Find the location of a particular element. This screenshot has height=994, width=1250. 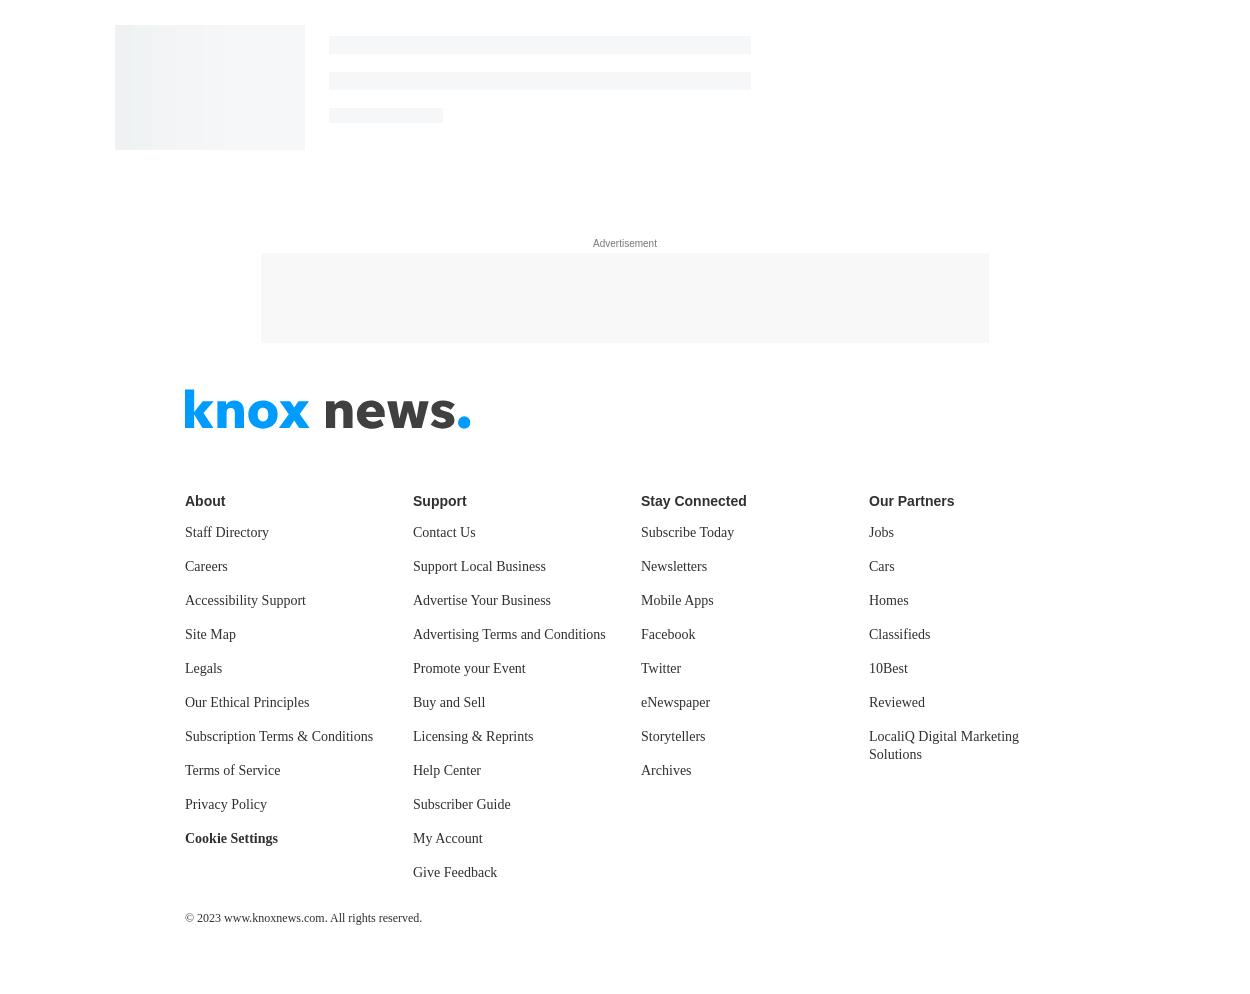

'Accessibility Support' is located at coordinates (244, 599).